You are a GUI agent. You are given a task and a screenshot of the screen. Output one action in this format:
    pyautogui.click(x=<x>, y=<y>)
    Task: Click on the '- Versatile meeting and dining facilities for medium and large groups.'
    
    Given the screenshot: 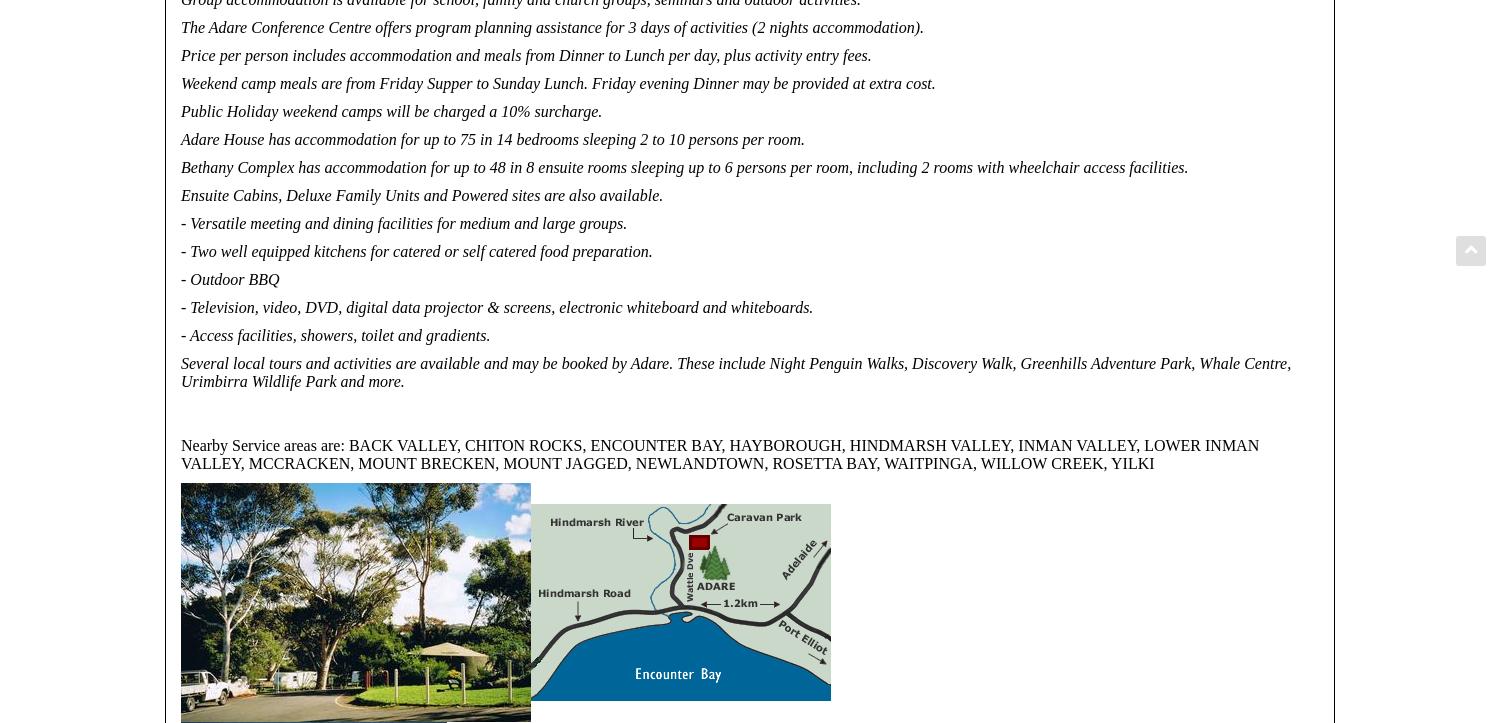 What is the action you would take?
    pyautogui.click(x=403, y=222)
    